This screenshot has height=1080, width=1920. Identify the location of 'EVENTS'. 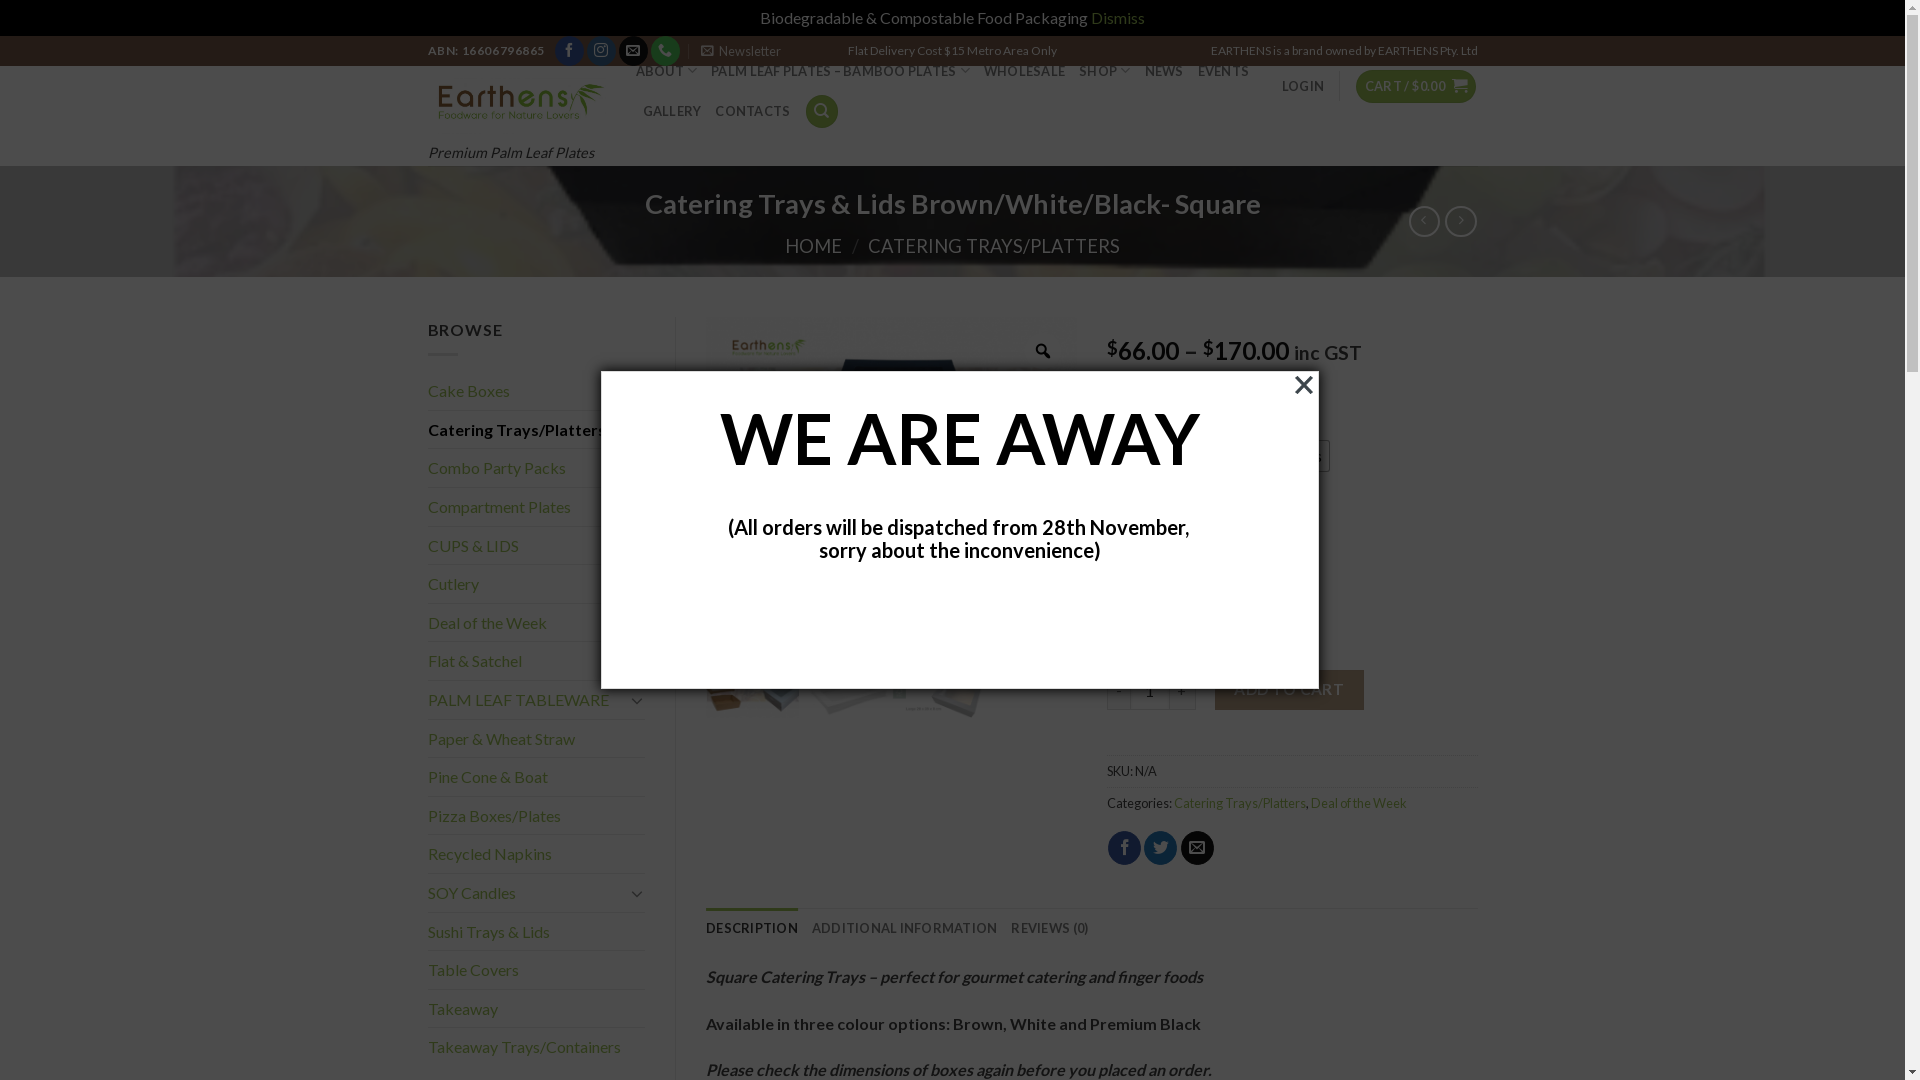
(1223, 69).